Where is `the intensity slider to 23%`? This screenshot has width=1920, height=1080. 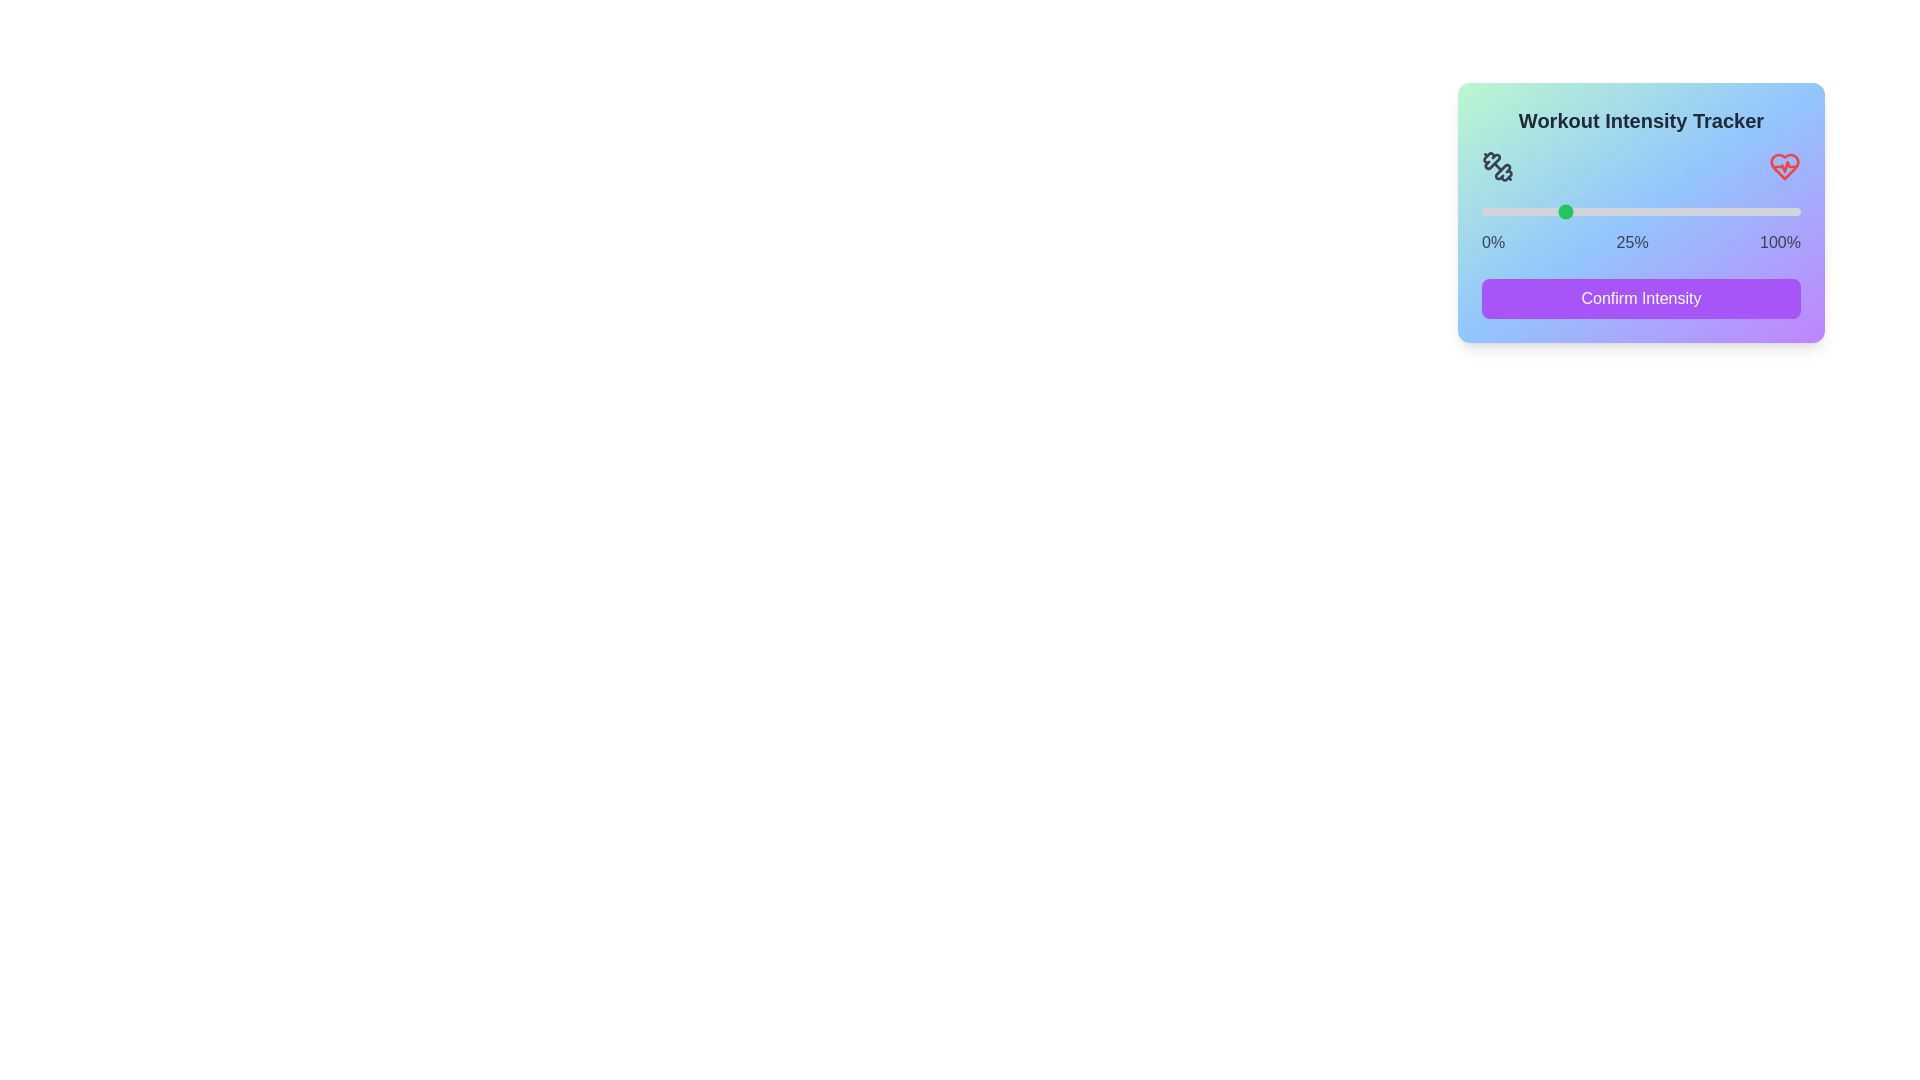
the intensity slider to 23% is located at coordinates (1554, 212).